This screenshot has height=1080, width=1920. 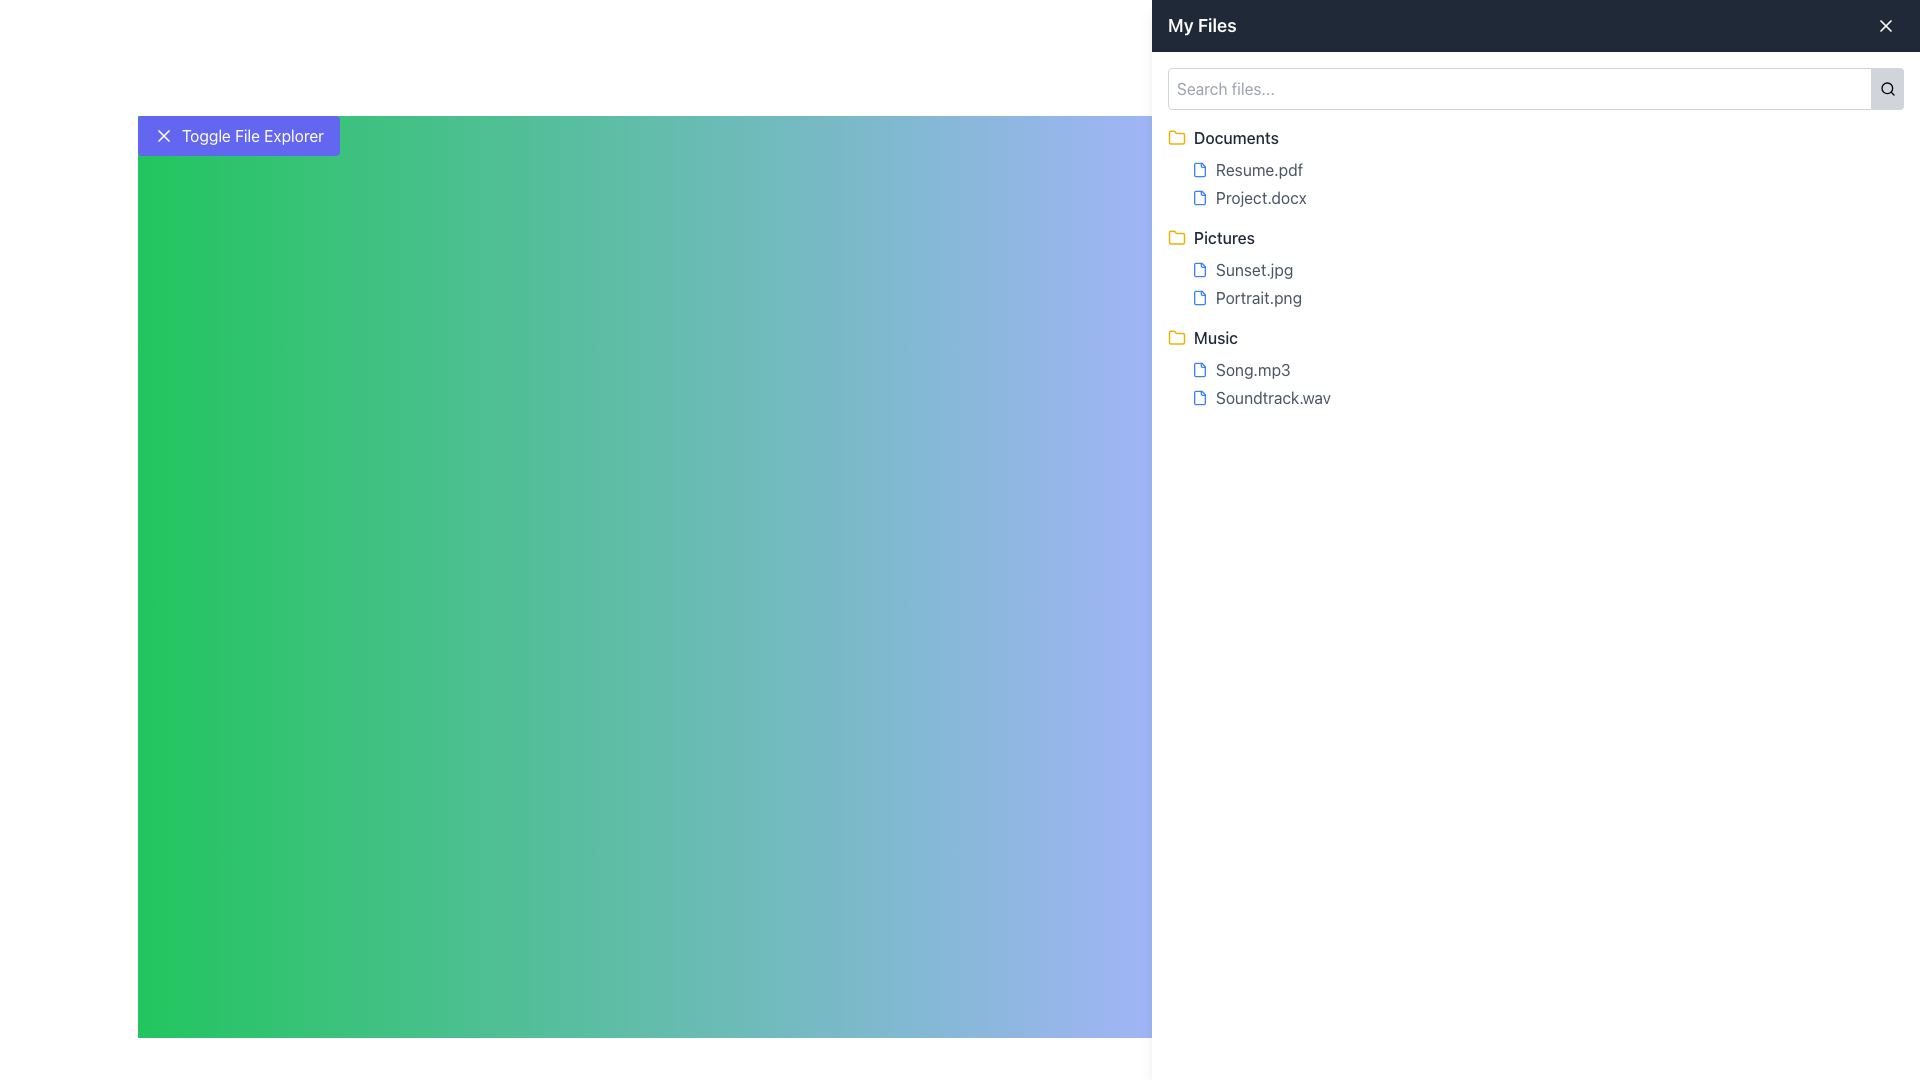 What do you see at coordinates (1176, 137) in the screenshot?
I see `the 'Documents' folder icon in the file explorer` at bounding box center [1176, 137].